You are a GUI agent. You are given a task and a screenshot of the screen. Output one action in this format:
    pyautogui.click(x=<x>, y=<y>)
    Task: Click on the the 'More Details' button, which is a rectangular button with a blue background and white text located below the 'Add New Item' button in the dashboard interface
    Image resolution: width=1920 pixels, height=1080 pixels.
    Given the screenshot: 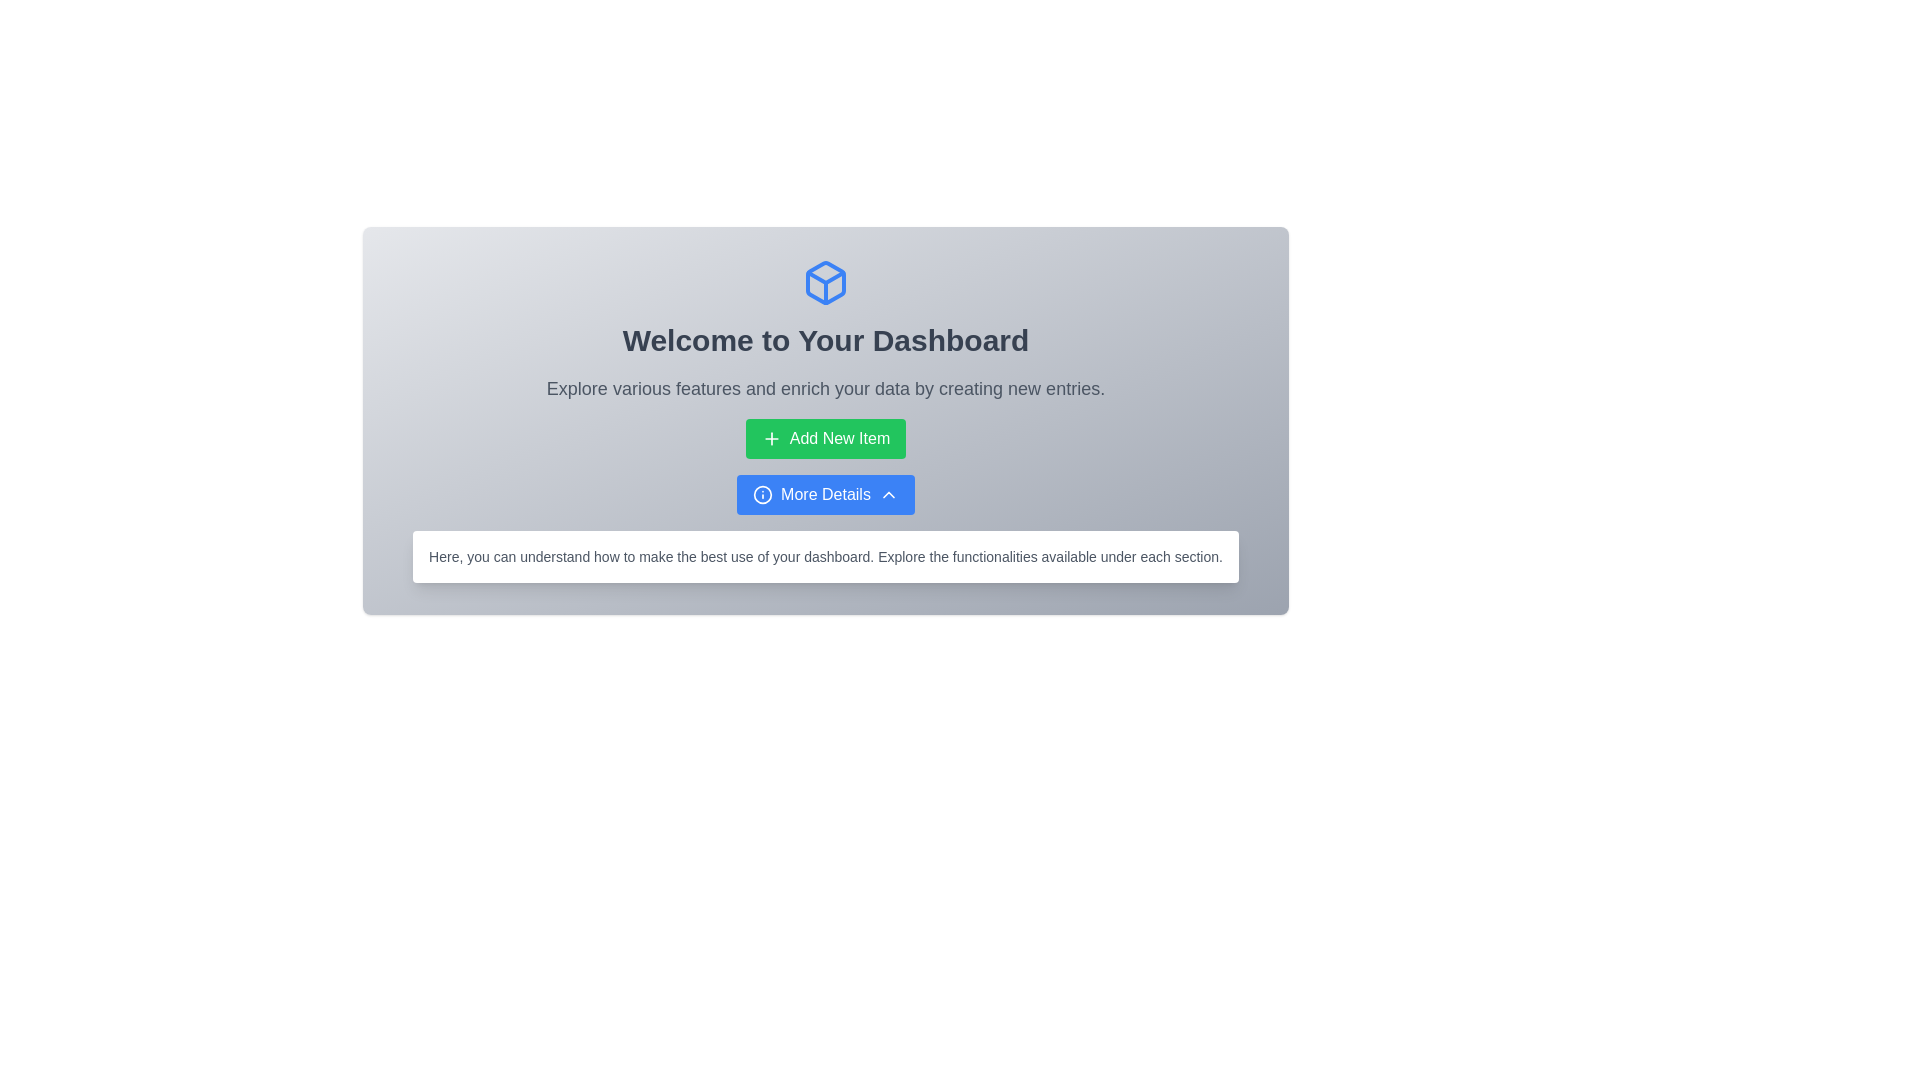 What is the action you would take?
    pyautogui.click(x=825, y=494)
    